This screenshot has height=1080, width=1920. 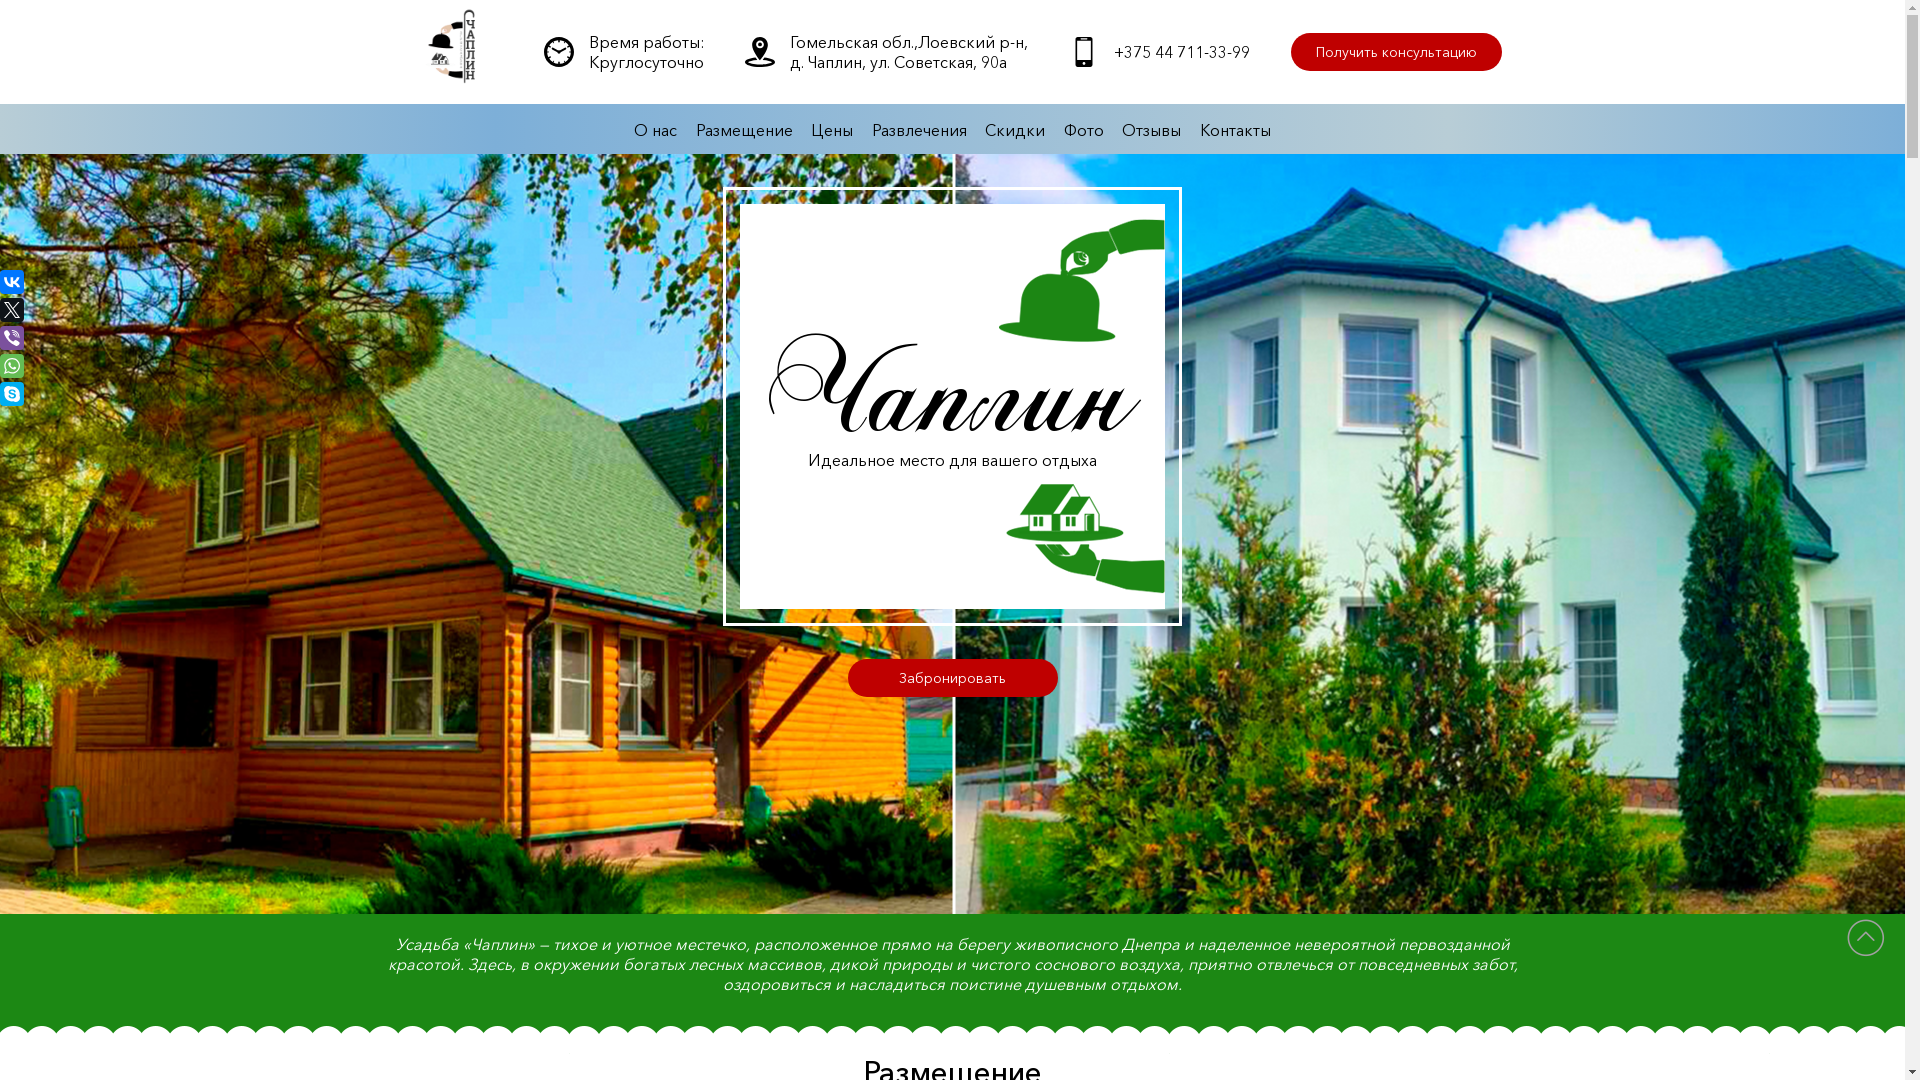 What do you see at coordinates (12, 366) in the screenshot?
I see `'WhatsApp'` at bounding box center [12, 366].